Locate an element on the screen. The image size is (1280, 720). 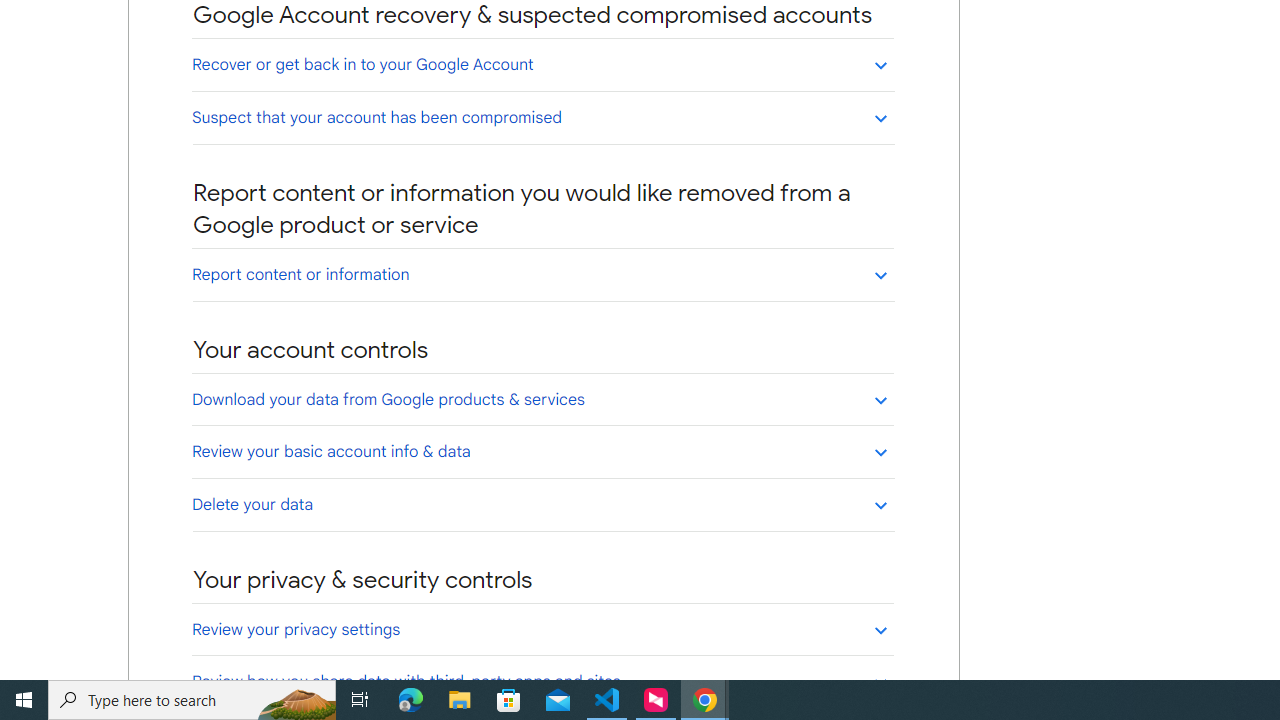
'Review your privacy settings' is located at coordinates (542, 628).